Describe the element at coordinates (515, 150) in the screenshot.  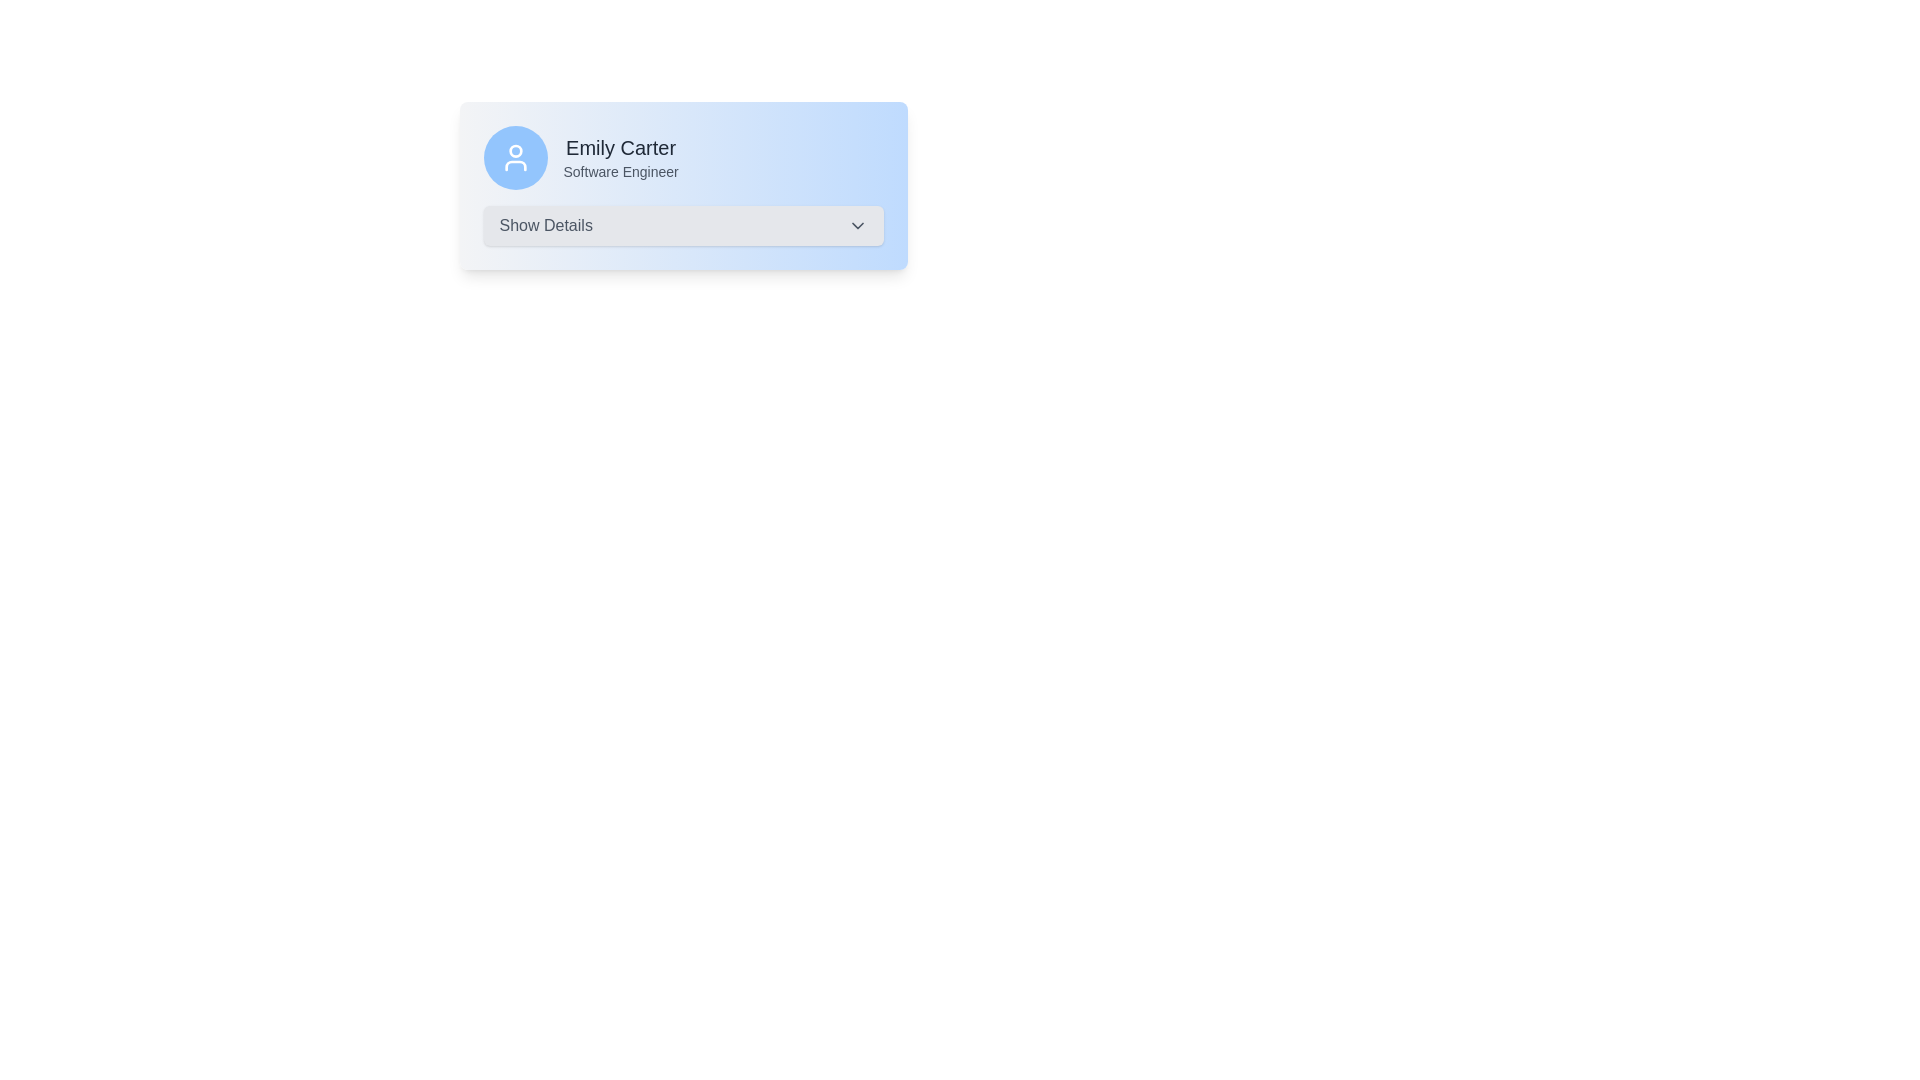
I see `the small circular shape representing the head in the user icon located at the top left corner of the card layout, adjacent to the text 'Emily Carter' and 'Software Engineer'` at that location.